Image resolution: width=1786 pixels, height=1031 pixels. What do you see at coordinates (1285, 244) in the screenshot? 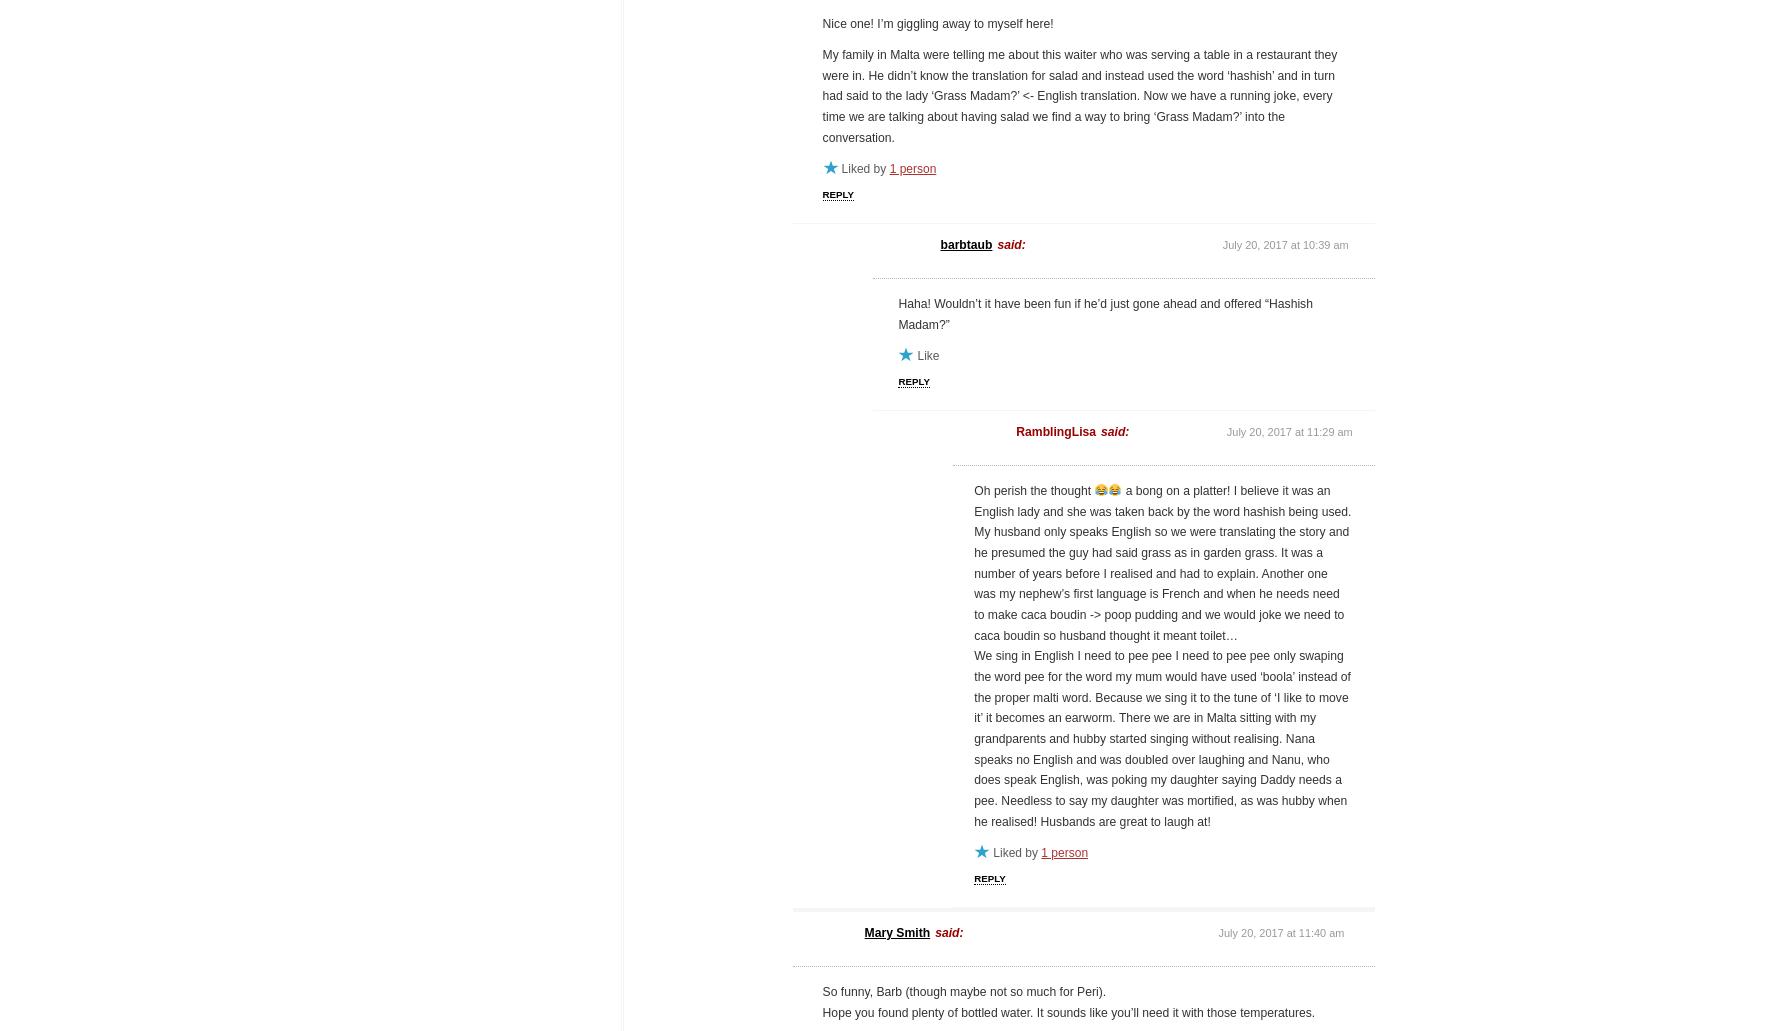
I see `'July 20, 2017 at 10:39 am'` at bounding box center [1285, 244].